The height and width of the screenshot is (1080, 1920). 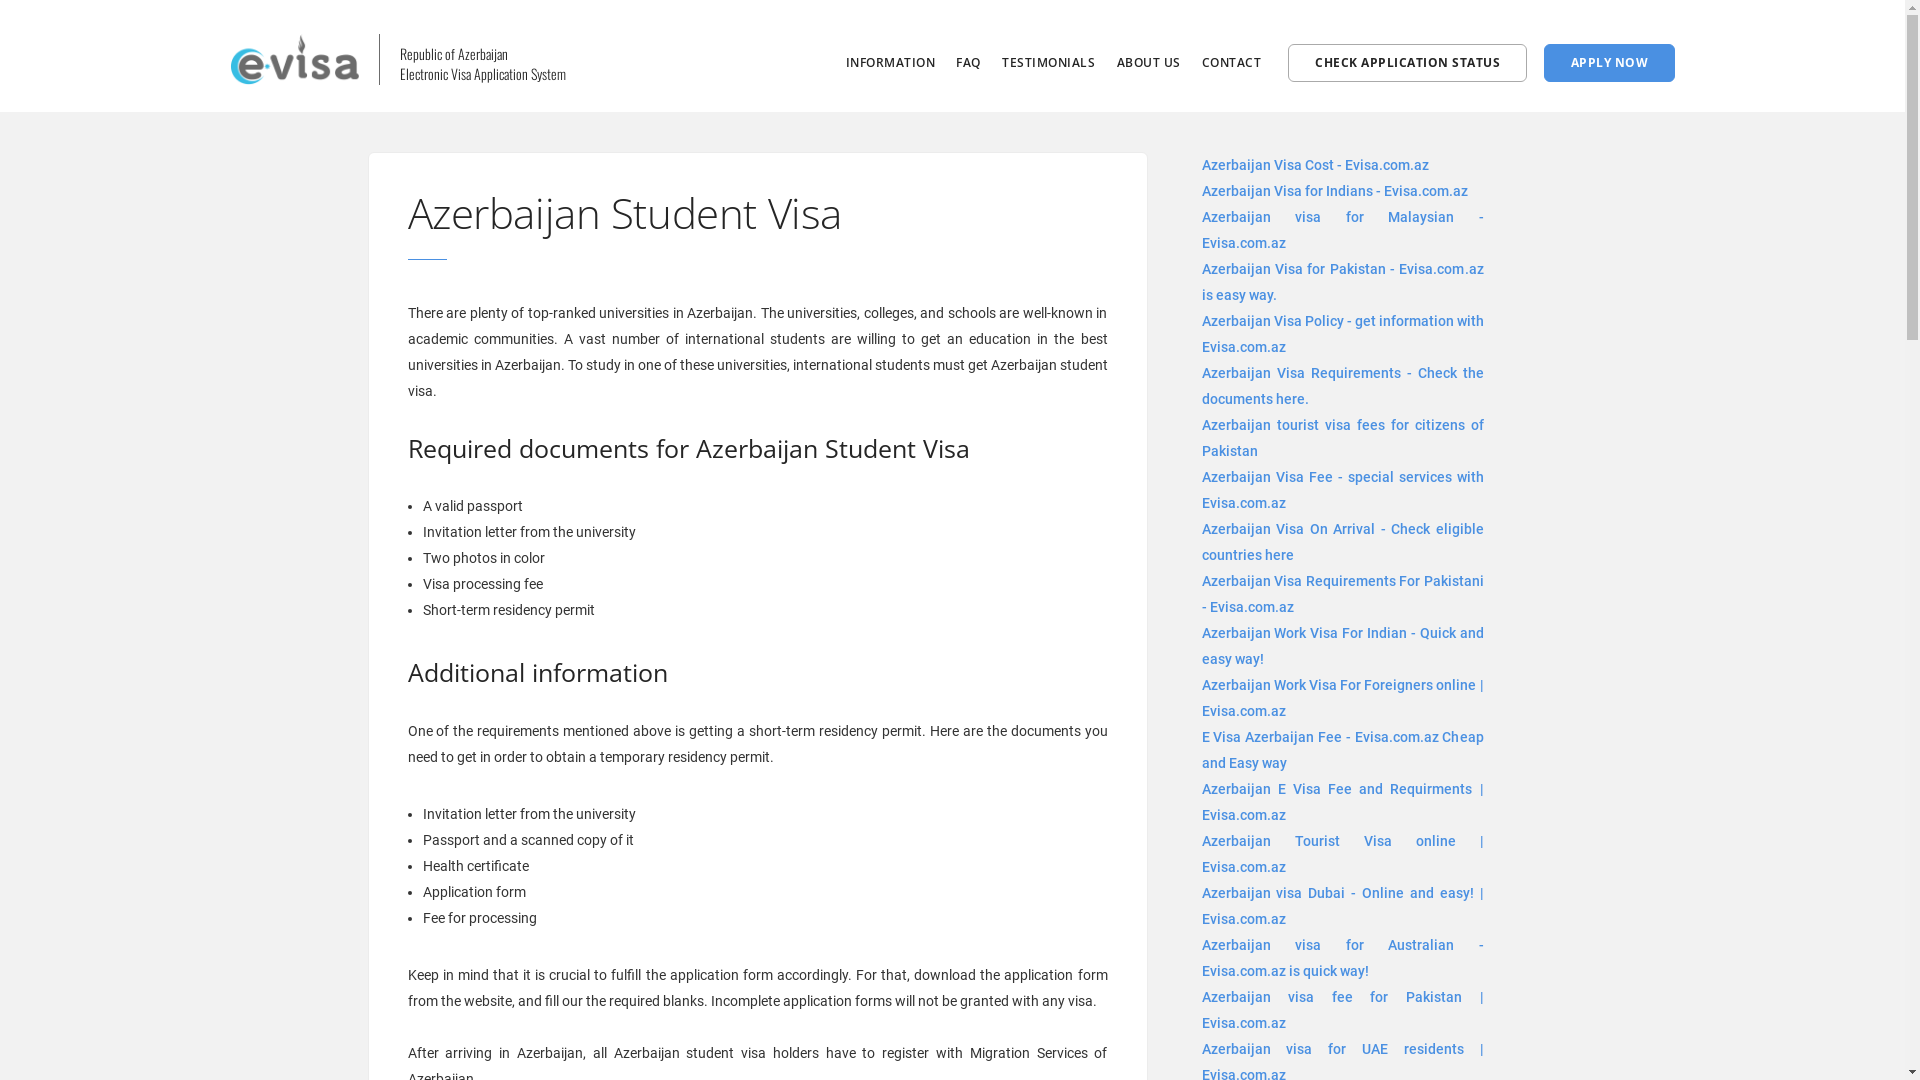 I want to click on 'FAQ', so click(x=968, y=61).